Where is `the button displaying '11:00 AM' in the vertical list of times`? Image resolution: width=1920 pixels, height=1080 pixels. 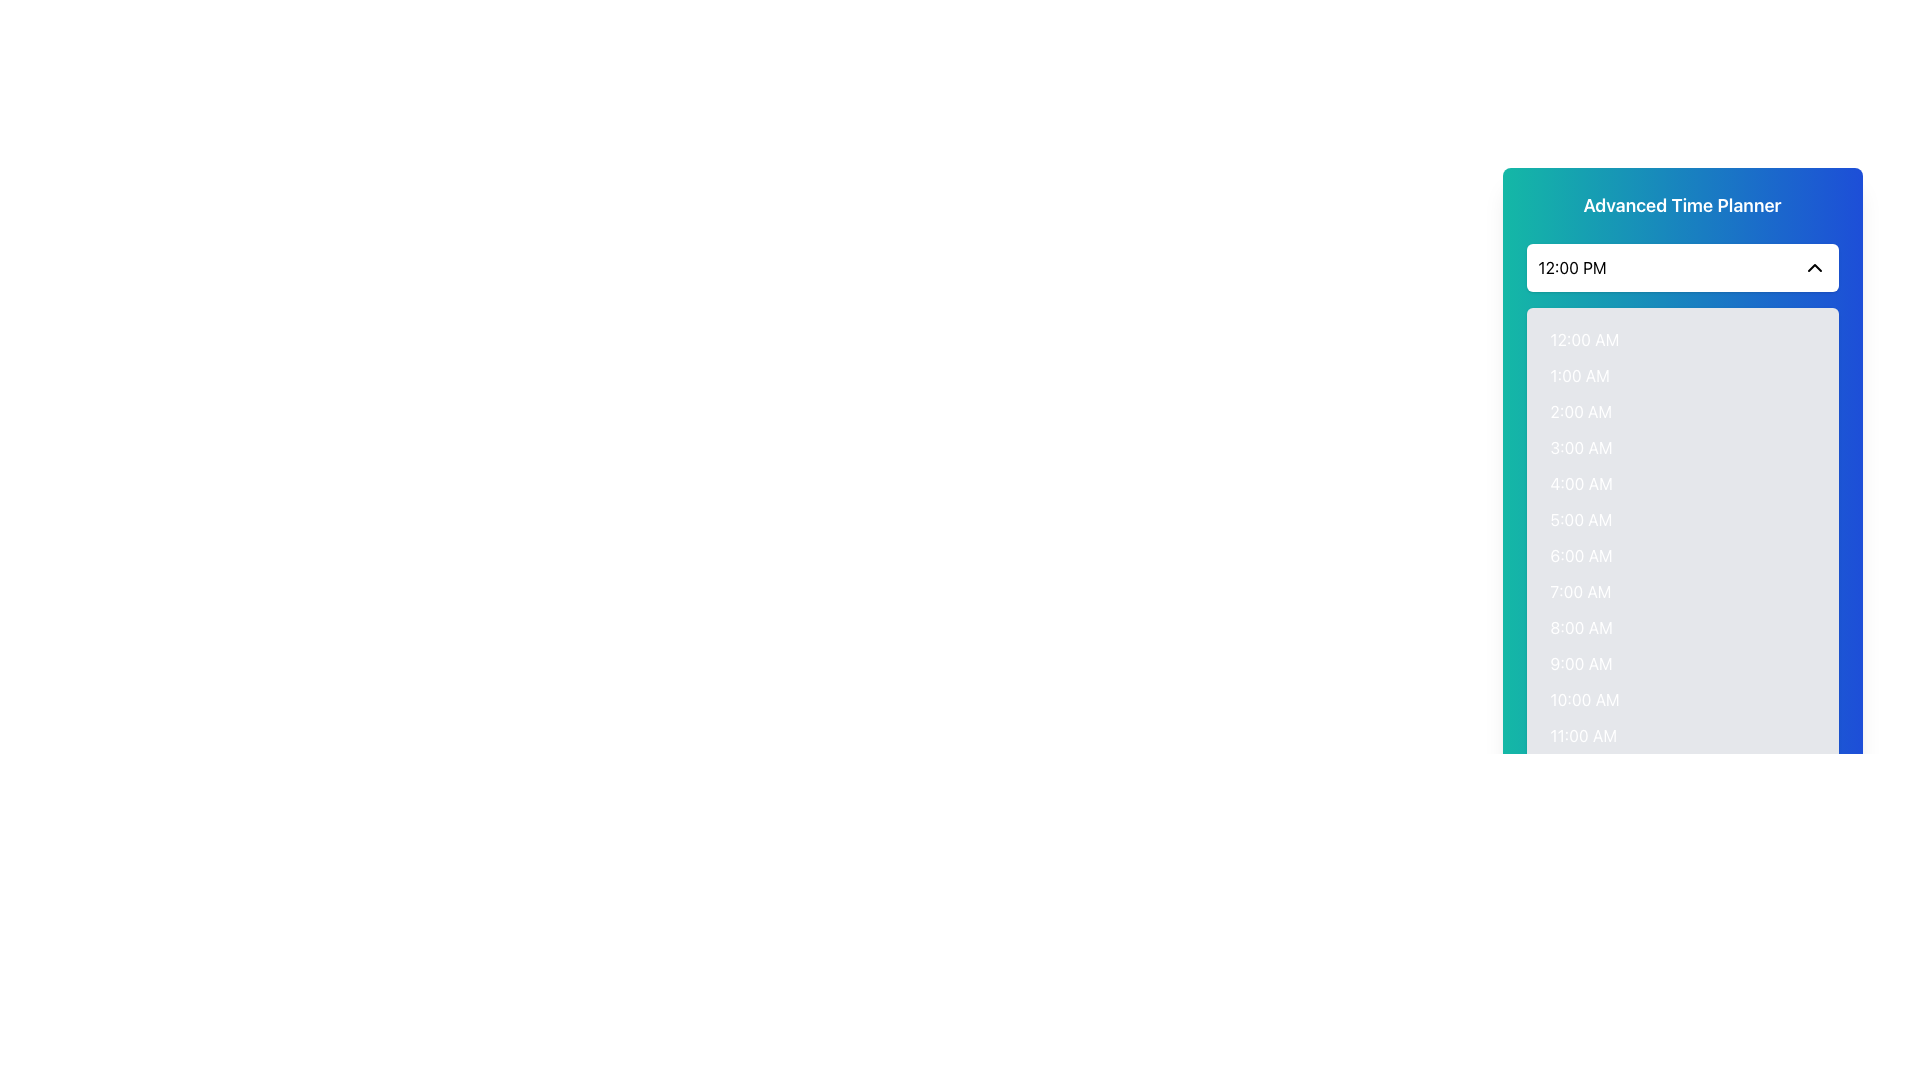 the button displaying '11:00 AM' in the vertical list of times is located at coordinates (1681, 736).